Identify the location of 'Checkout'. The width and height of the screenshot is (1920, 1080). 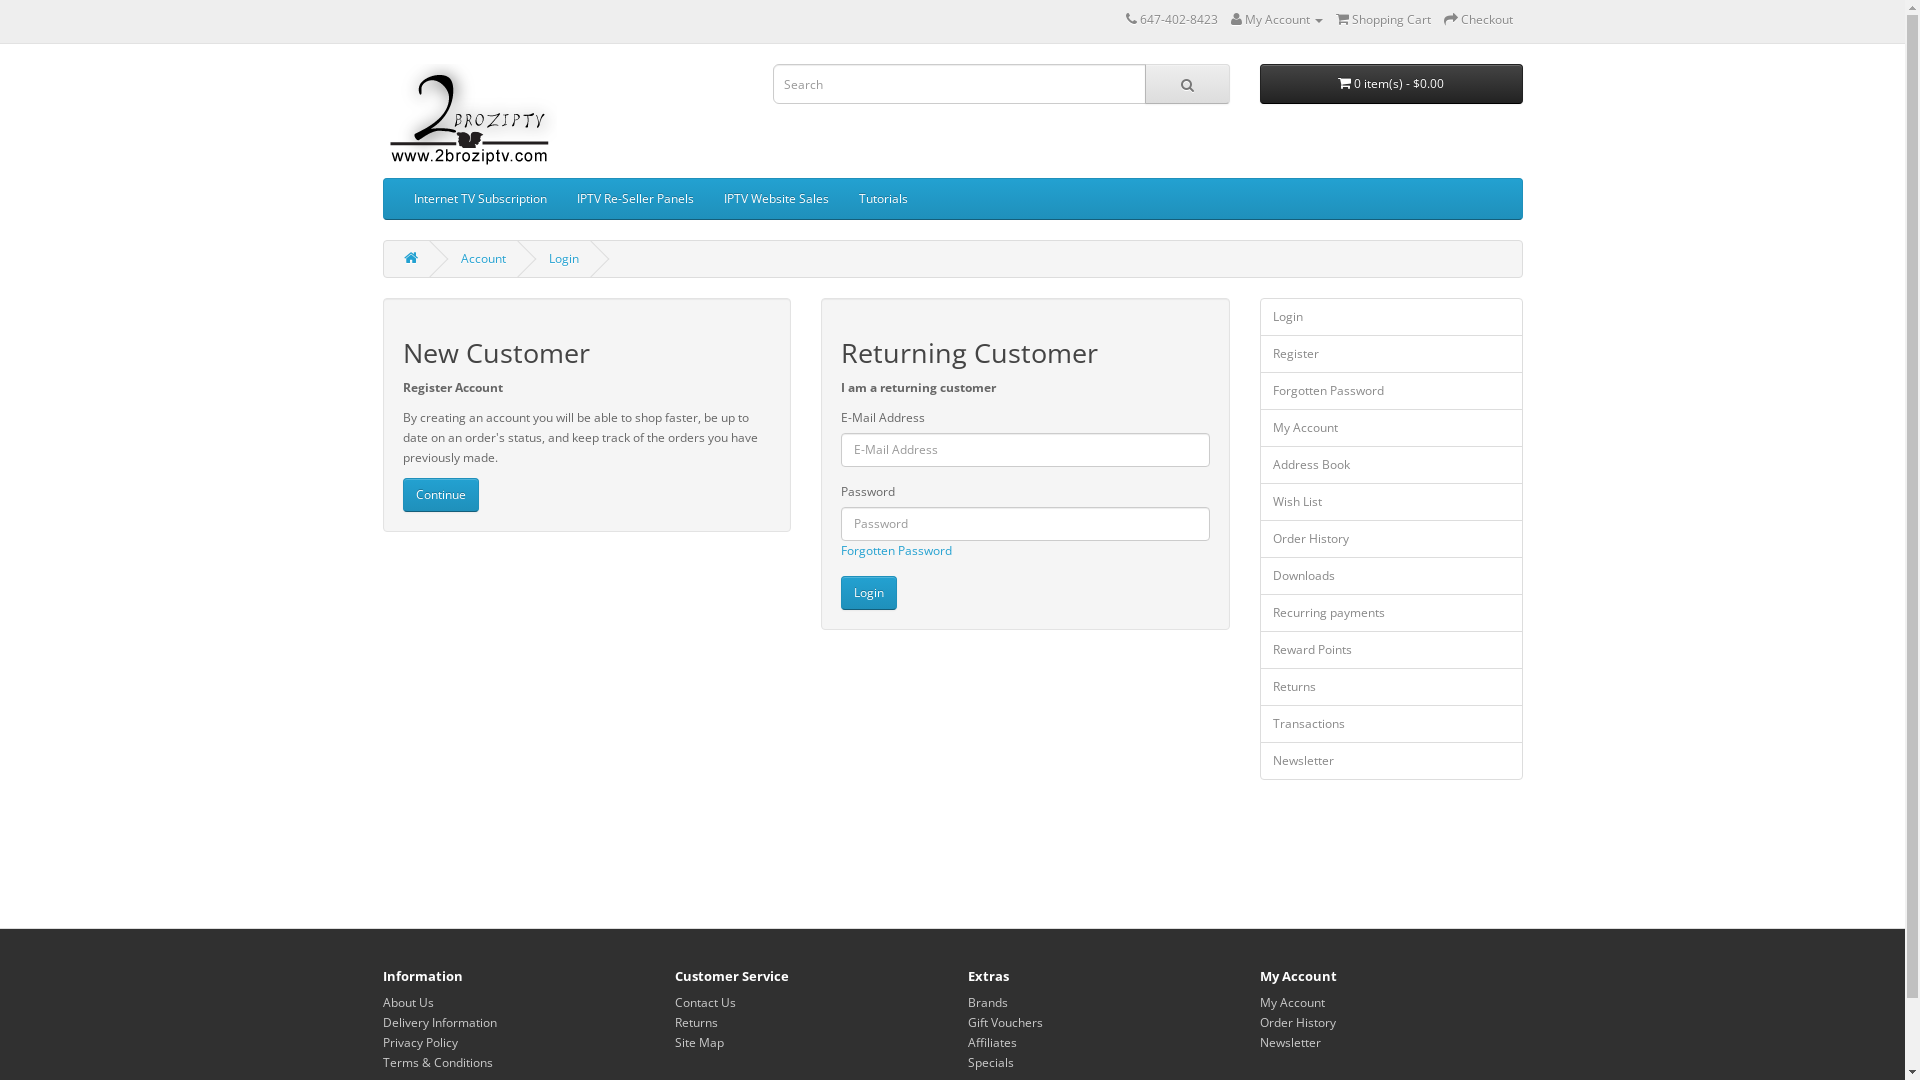
(1444, 19).